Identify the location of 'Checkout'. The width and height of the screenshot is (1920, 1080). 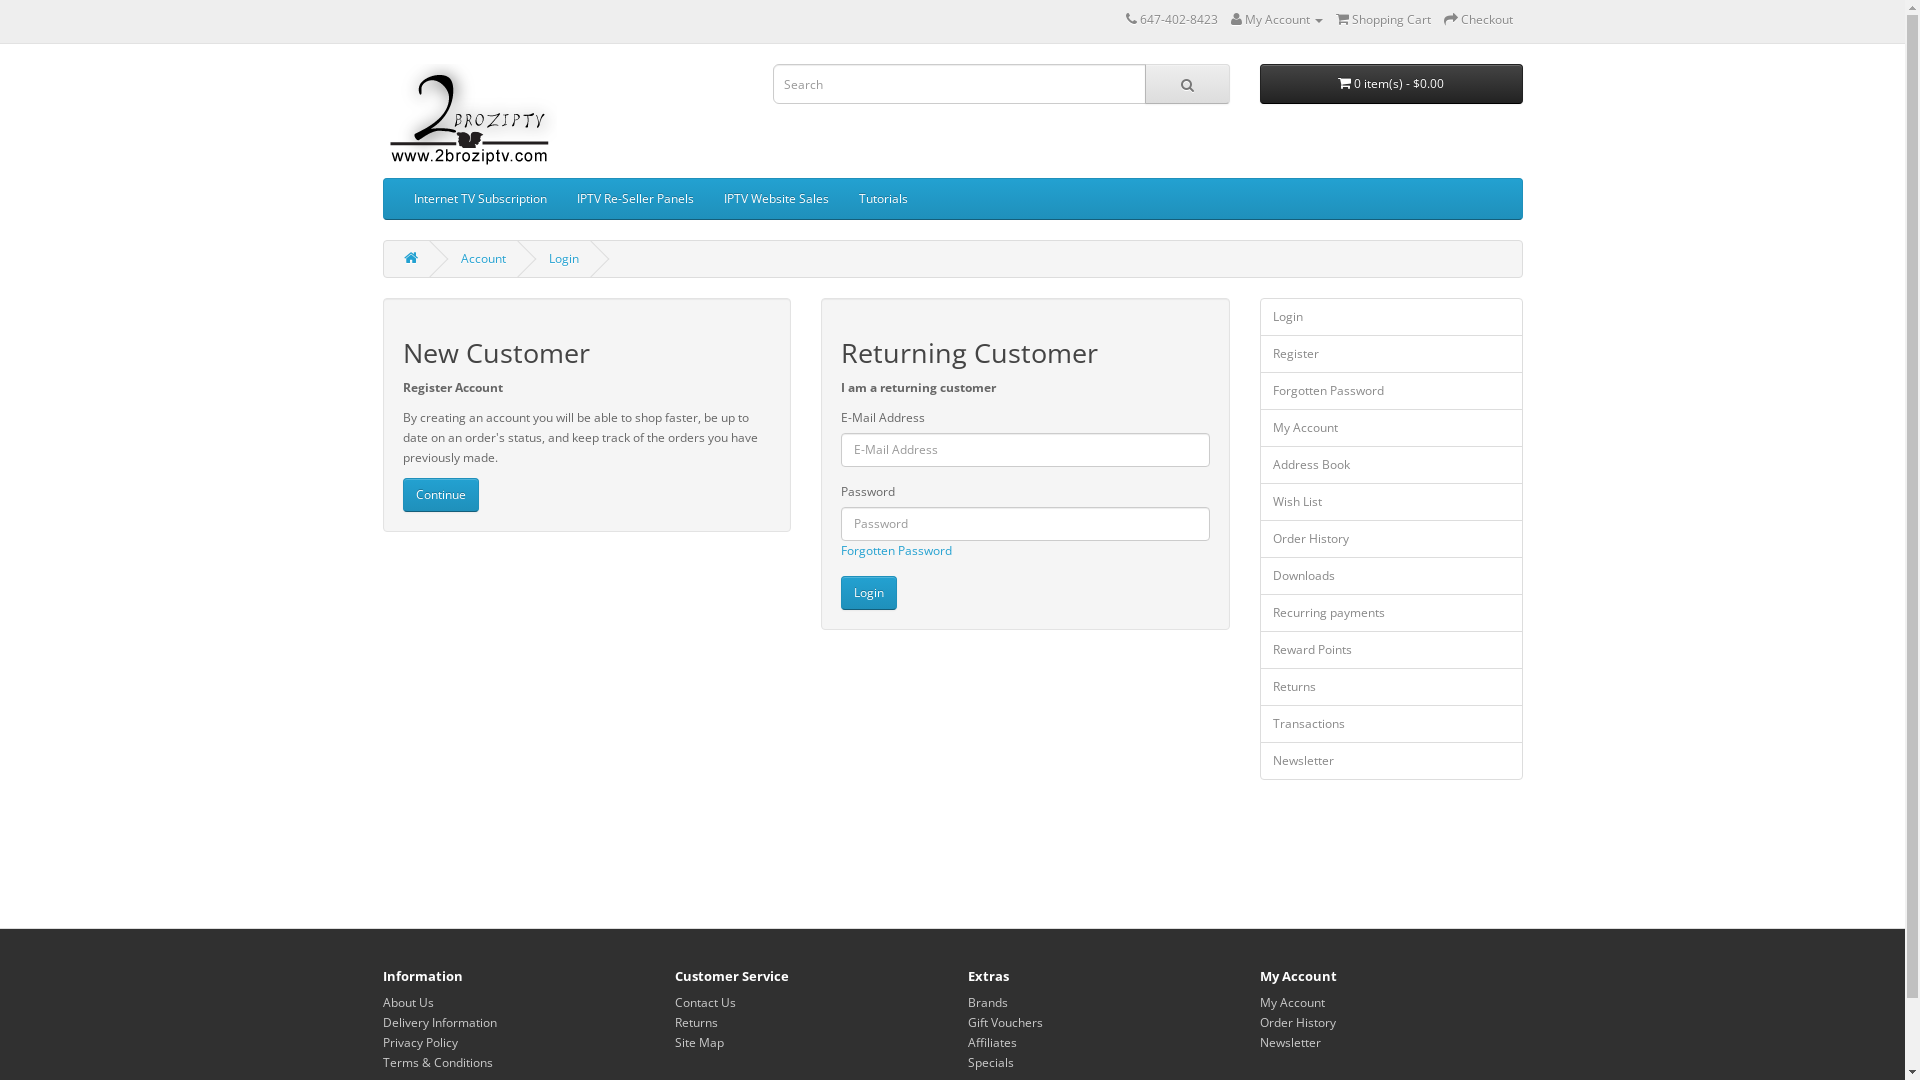
(1444, 19).